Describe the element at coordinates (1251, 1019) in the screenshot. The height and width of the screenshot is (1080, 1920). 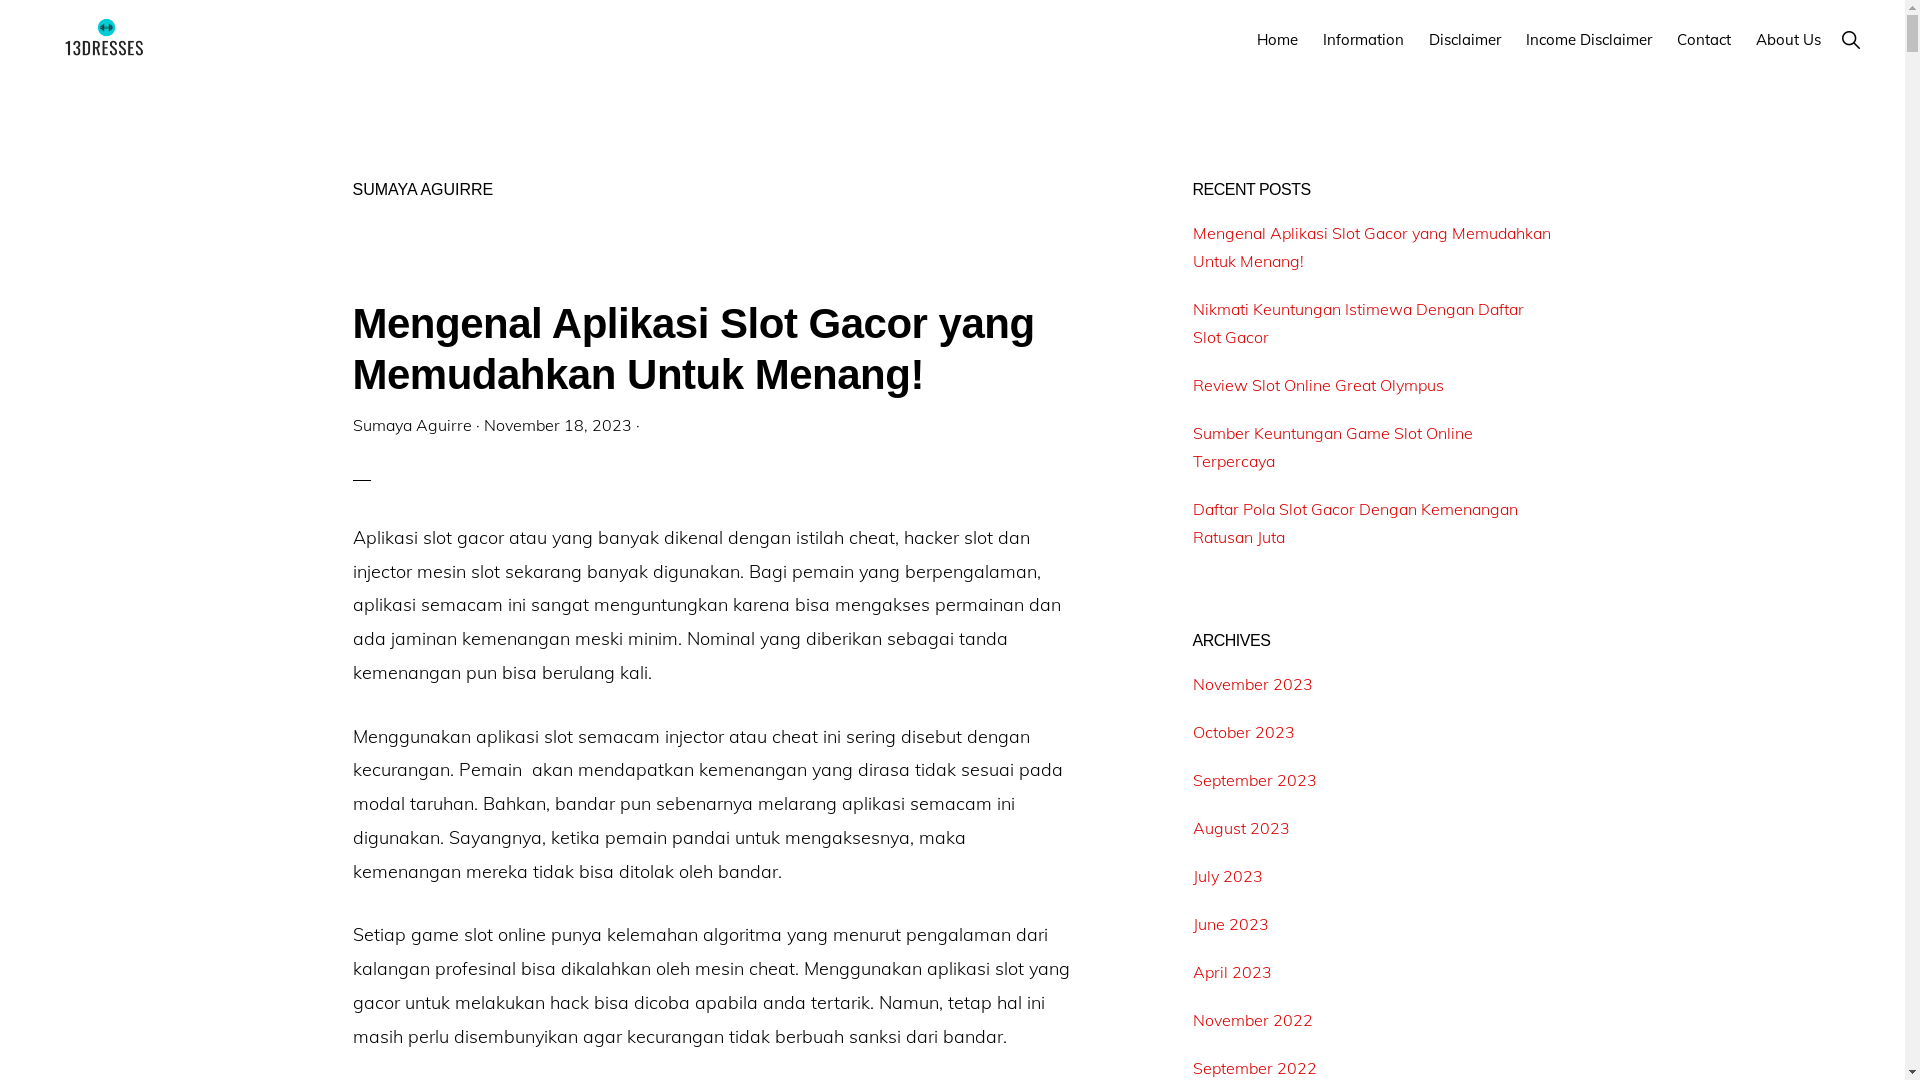
I see `'November 2022'` at that location.